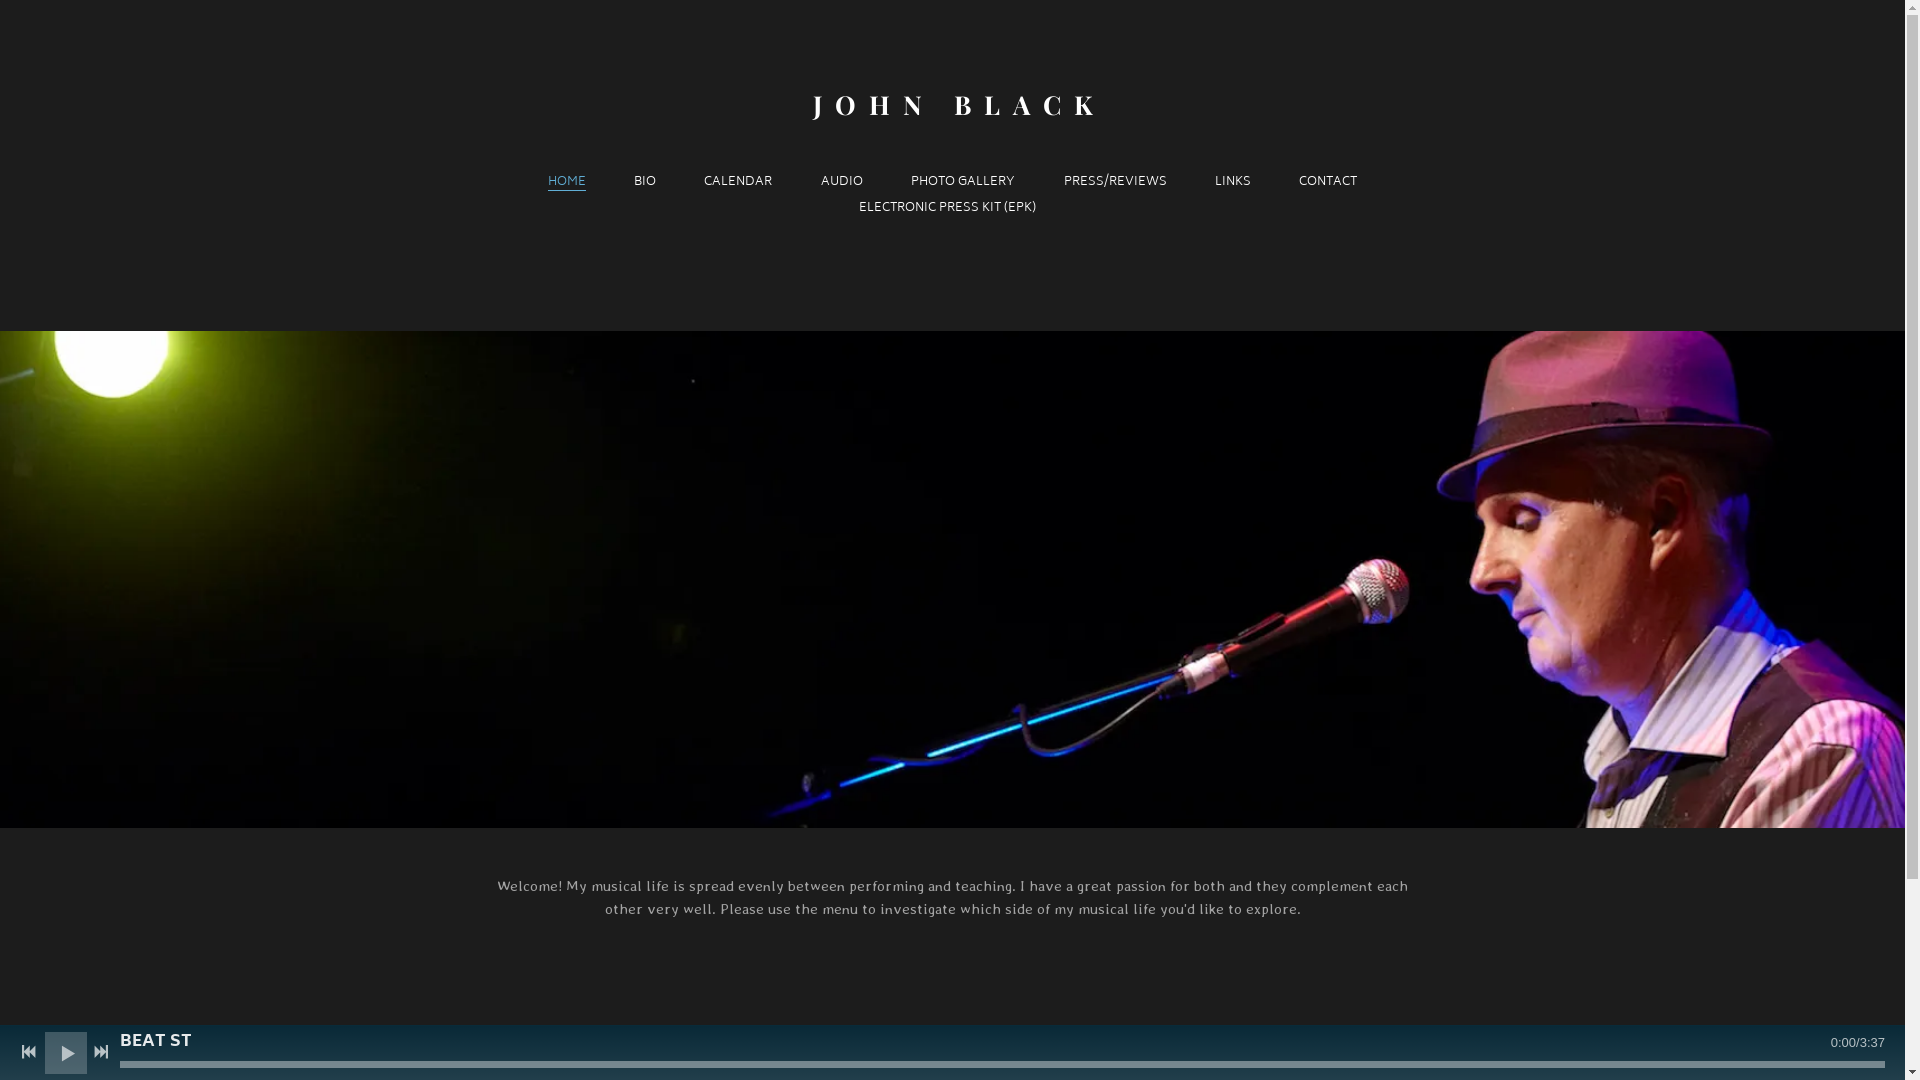 The image size is (1920, 1080). What do you see at coordinates (1063, 182) in the screenshot?
I see `'PRESS/REVIEWS'` at bounding box center [1063, 182].